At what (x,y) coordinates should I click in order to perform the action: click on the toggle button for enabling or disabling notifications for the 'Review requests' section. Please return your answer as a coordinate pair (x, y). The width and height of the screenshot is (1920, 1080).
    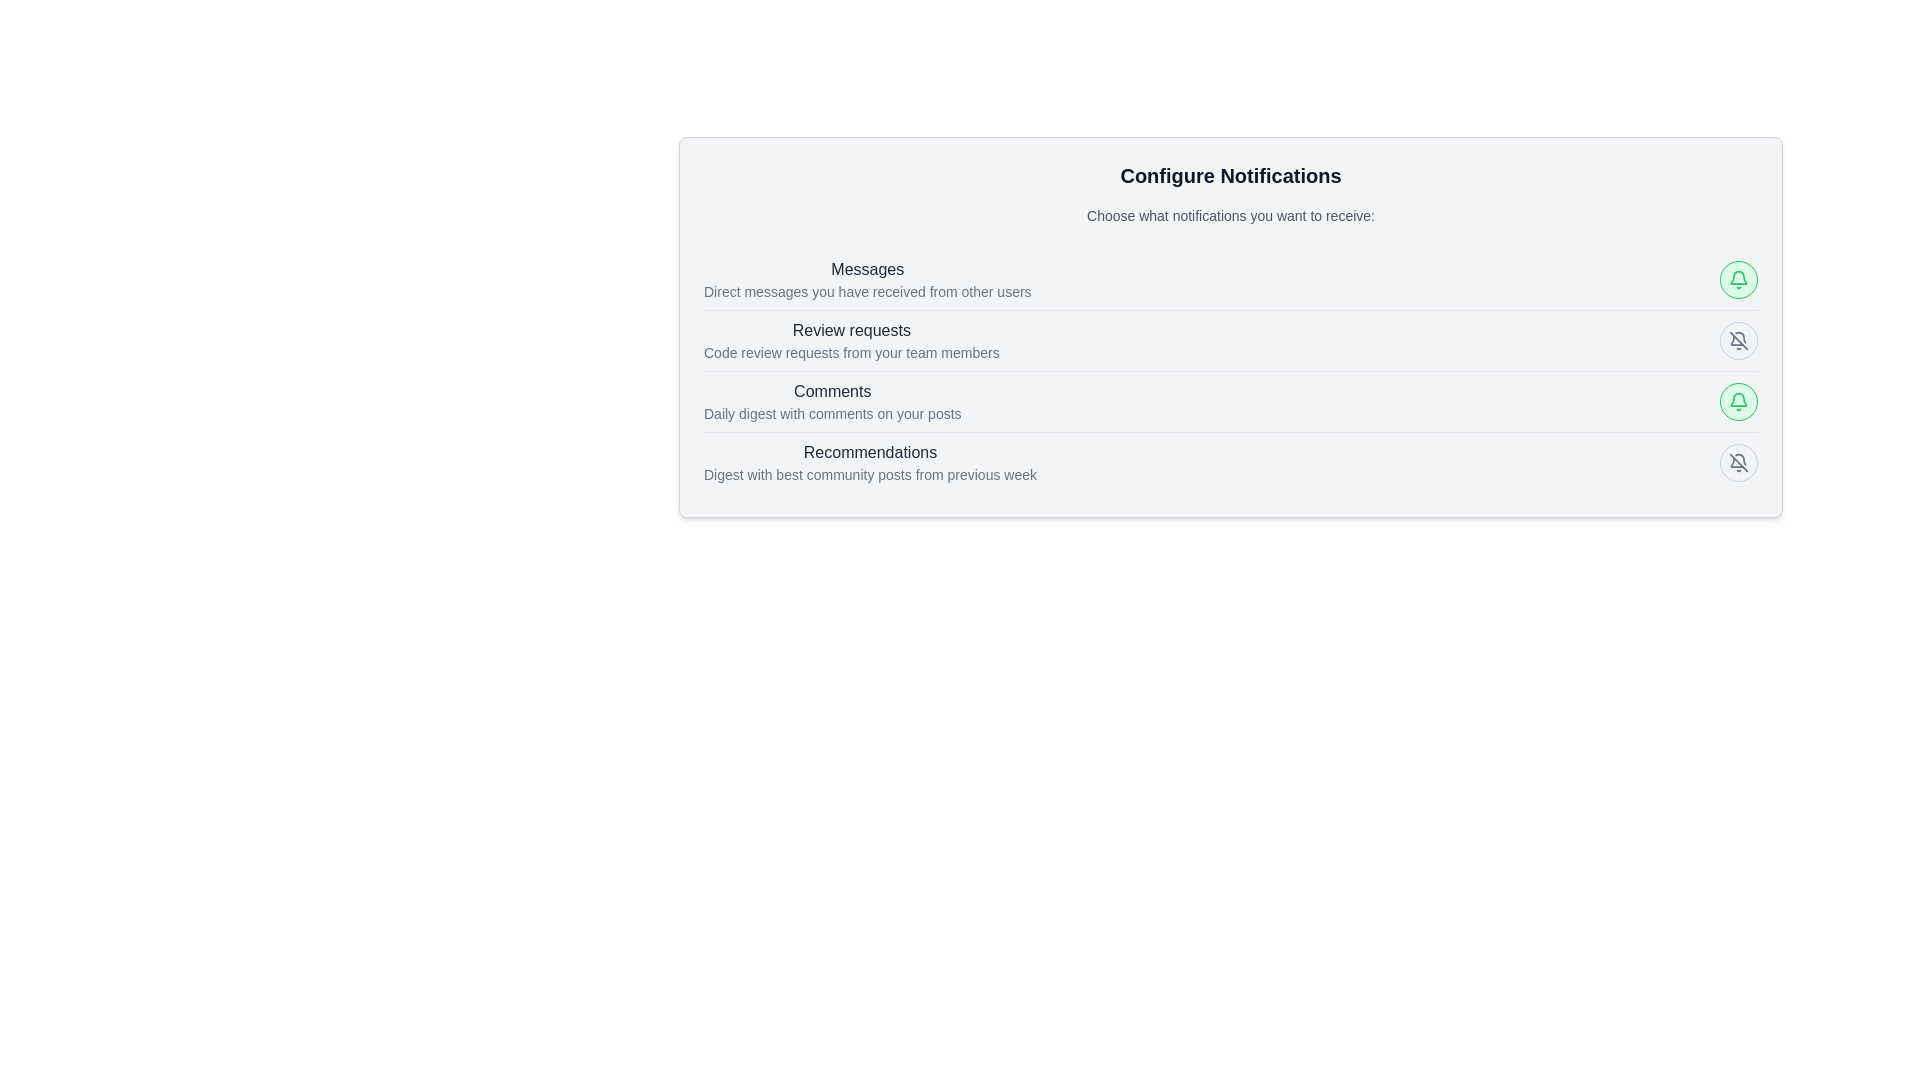
    Looking at the image, I should click on (1737, 339).